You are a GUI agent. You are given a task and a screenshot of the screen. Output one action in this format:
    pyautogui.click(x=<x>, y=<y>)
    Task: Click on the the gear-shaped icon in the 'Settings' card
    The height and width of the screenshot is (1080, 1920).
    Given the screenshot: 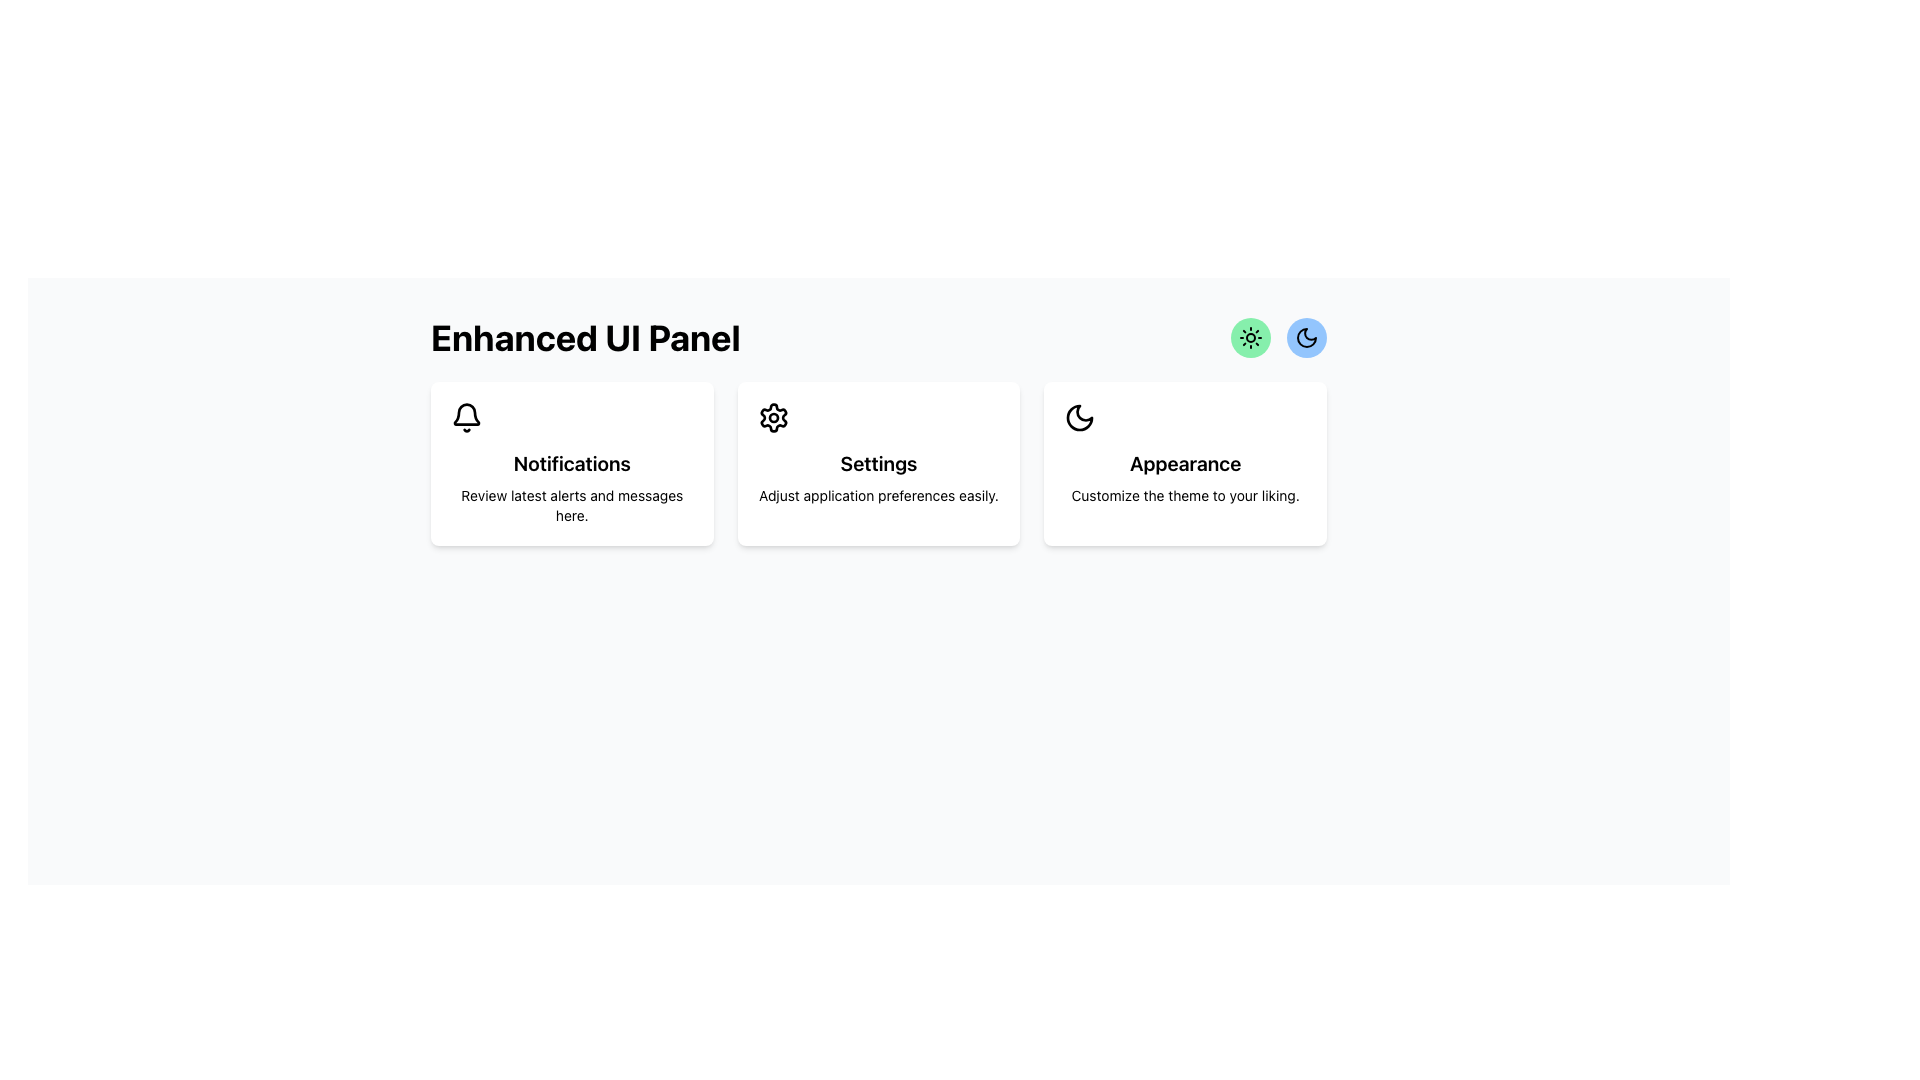 What is the action you would take?
    pyautogui.click(x=772, y=416)
    